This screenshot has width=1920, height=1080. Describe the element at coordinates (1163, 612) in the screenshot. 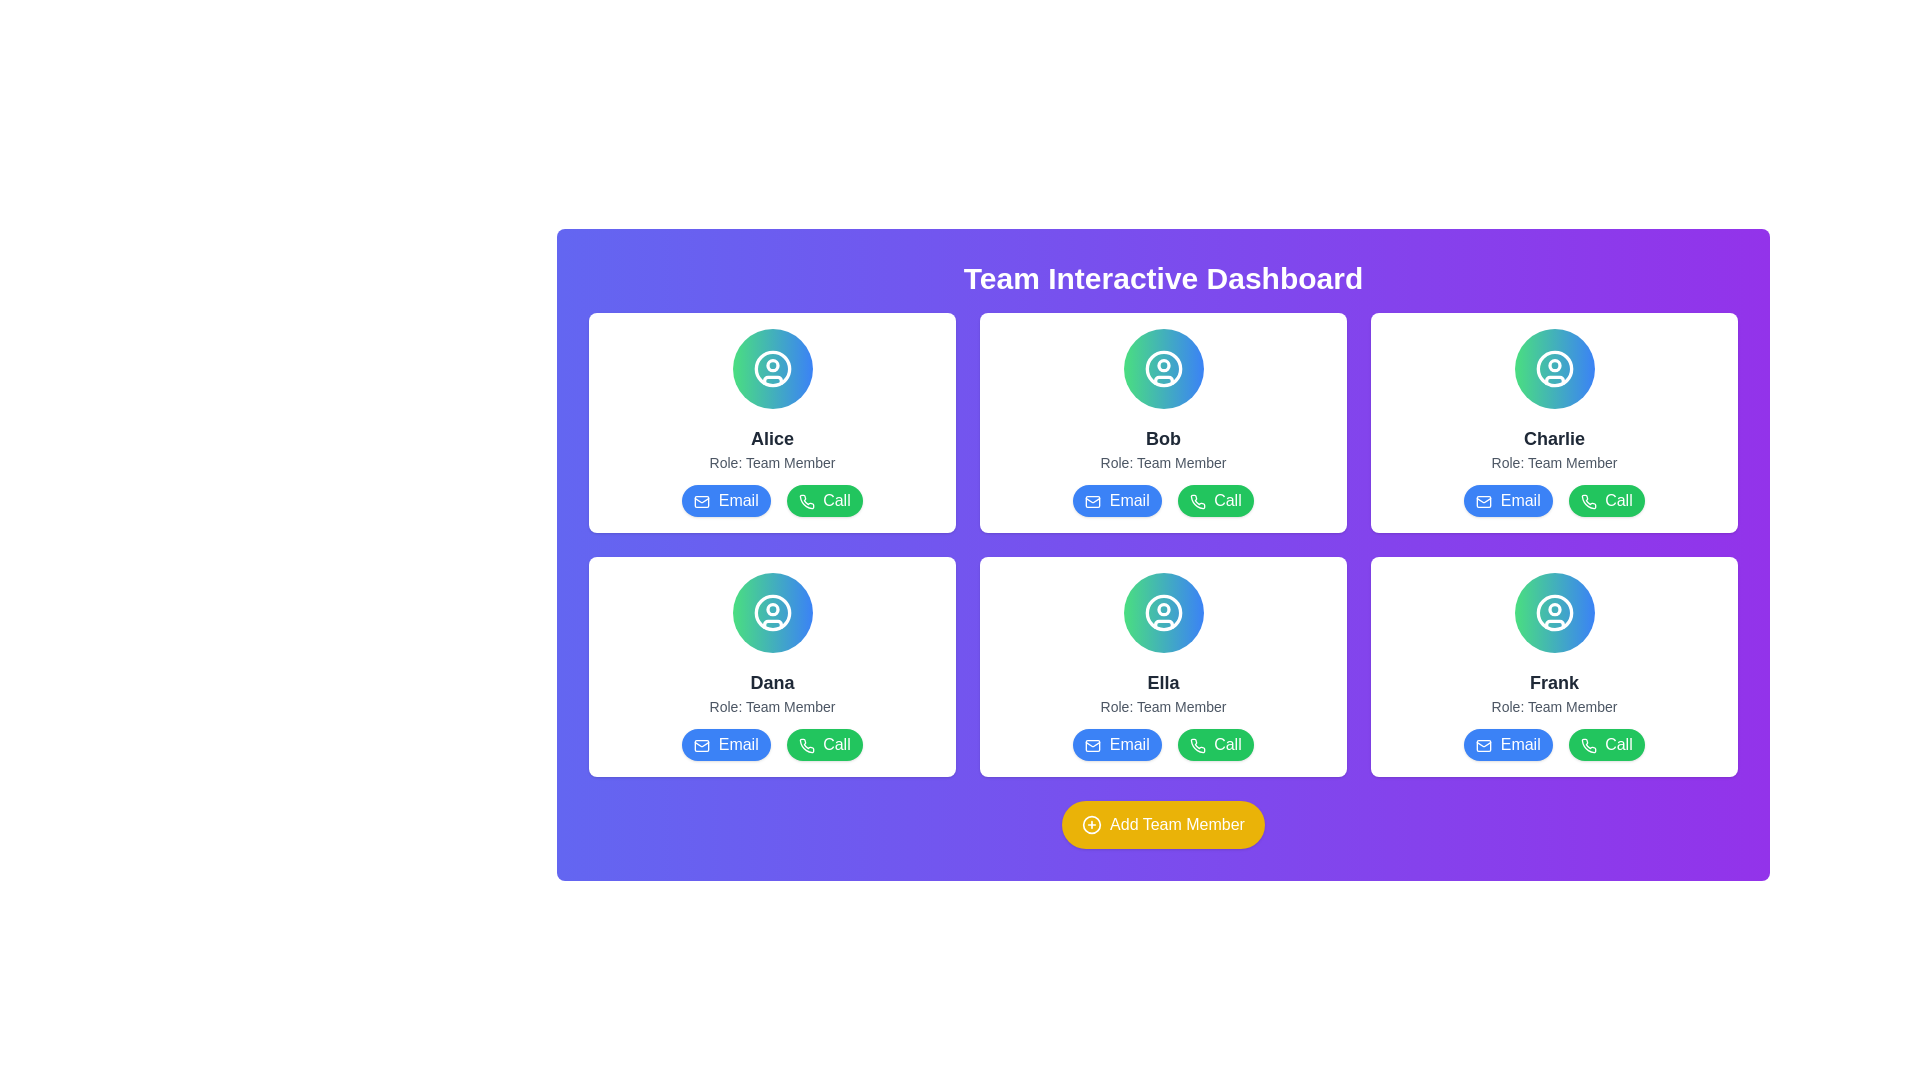

I see `the user identification icon for 'Ella' located in the third column of the second row on the dashboard` at that location.